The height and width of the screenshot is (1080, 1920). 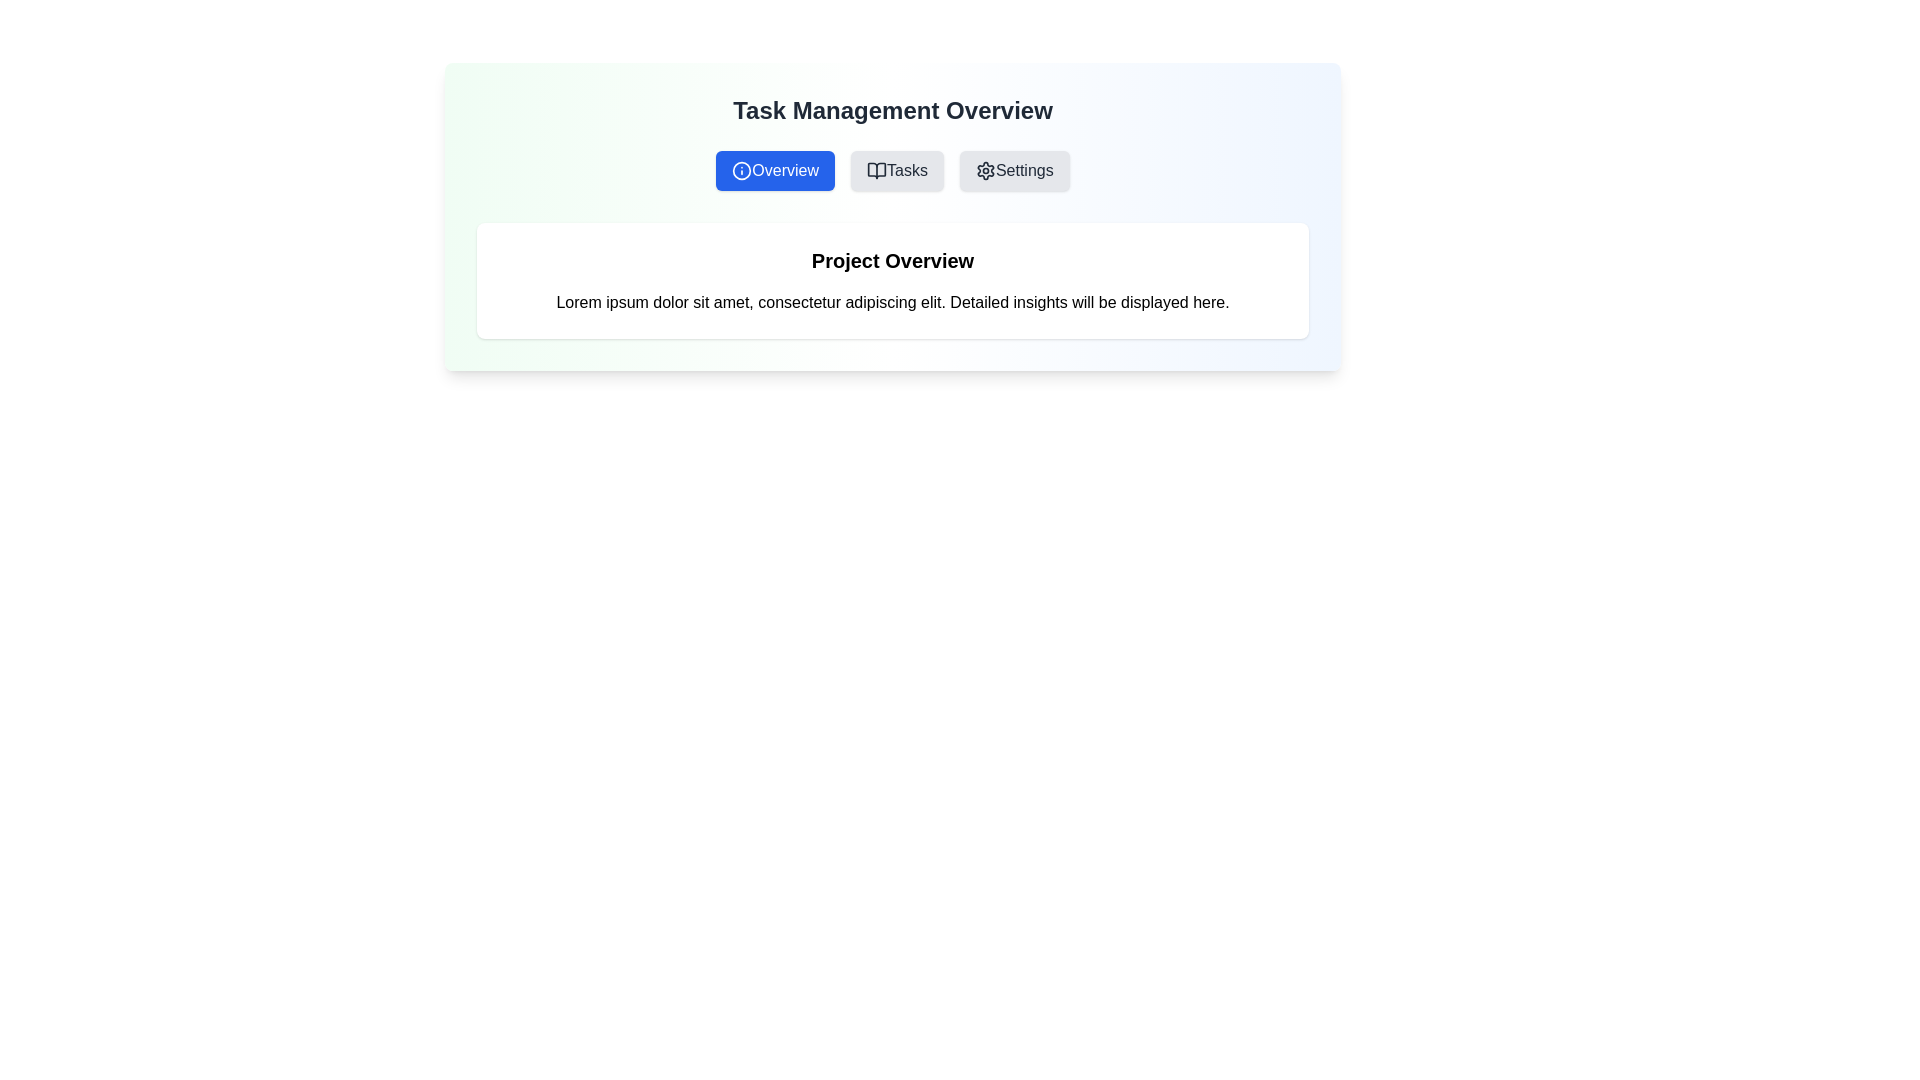 What do you see at coordinates (877, 169) in the screenshot?
I see `the open book icon that is part of the 'Tasks' button in the navigation bar, located at the left-most position before the text 'Tasks'` at bounding box center [877, 169].